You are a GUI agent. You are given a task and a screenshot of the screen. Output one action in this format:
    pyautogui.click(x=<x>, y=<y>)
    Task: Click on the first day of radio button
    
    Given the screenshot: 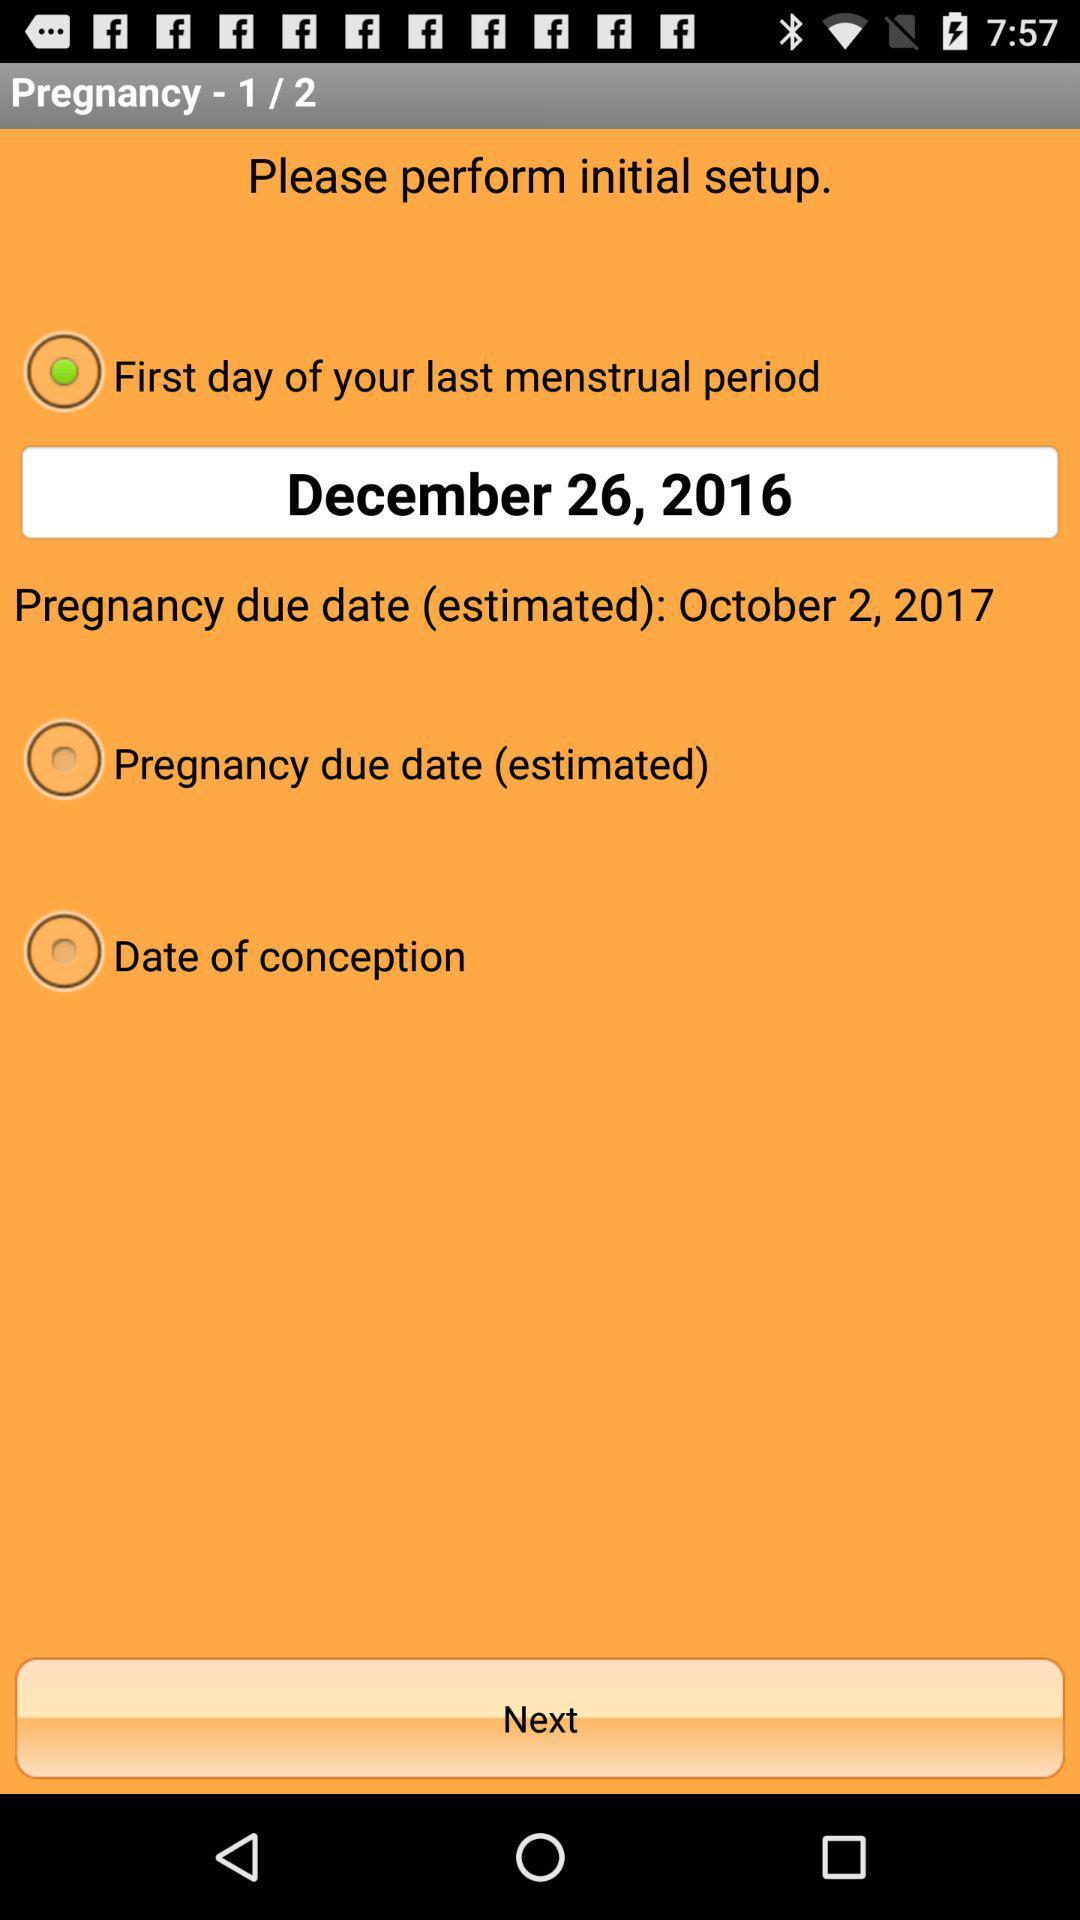 What is the action you would take?
    pyautogui.click(x=540, y=374)
    